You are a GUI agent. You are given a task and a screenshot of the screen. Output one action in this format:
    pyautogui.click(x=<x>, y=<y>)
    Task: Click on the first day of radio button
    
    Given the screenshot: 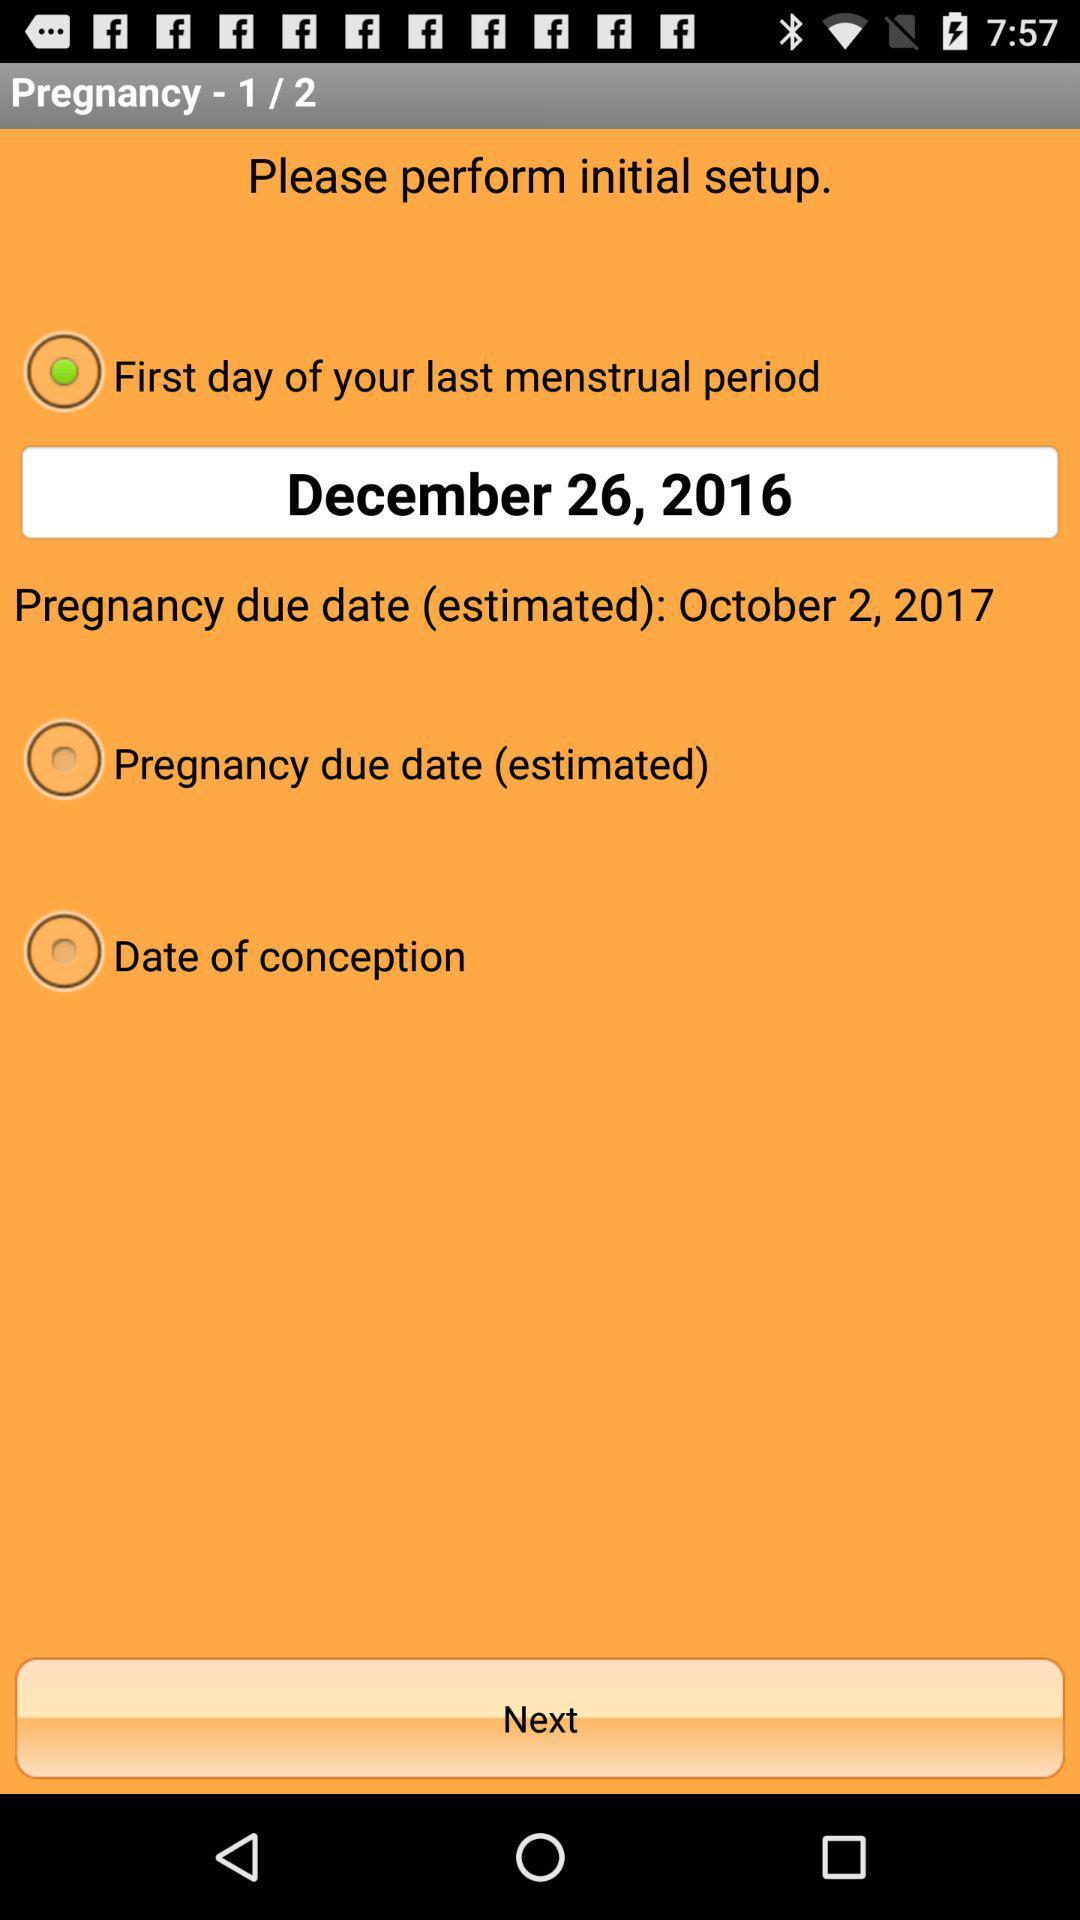 What is the action you would take?
    pyautogui.click(x=540, y=374)
    